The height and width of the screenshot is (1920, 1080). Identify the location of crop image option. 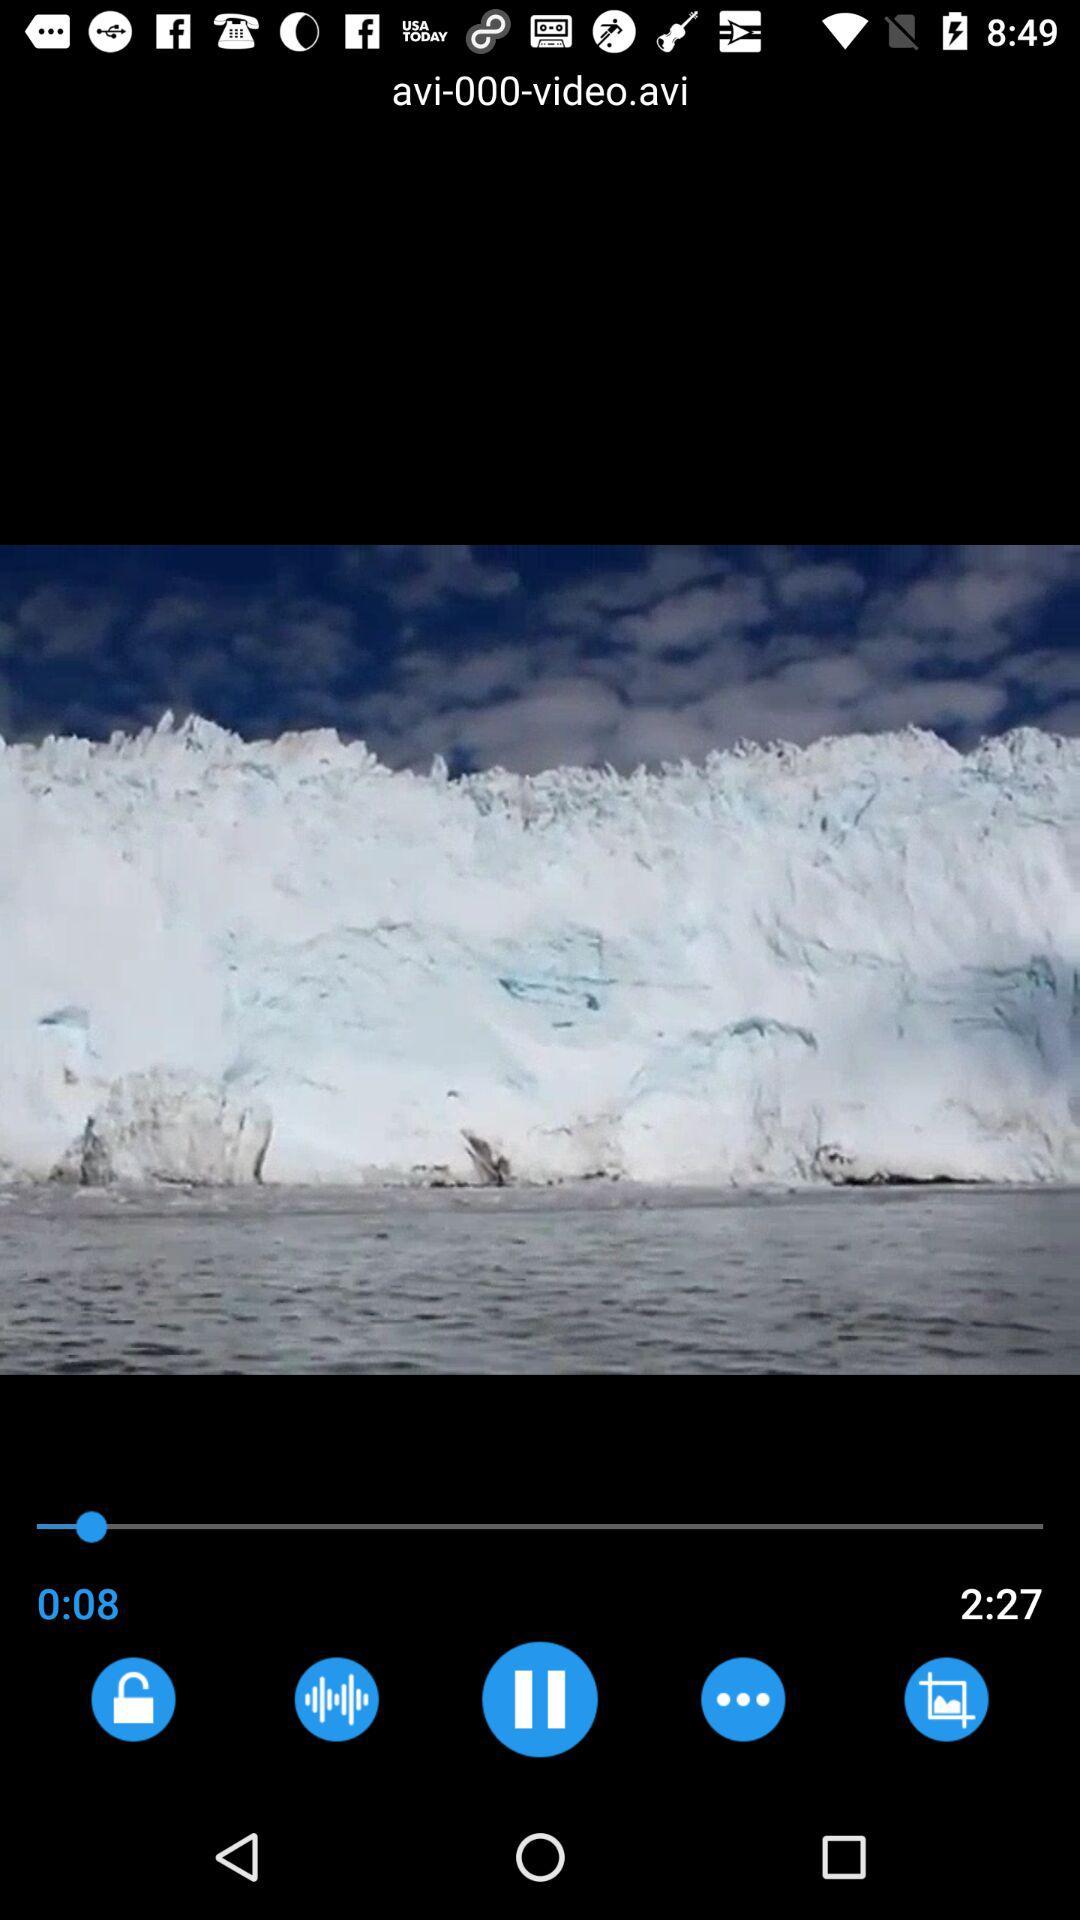
(945, 1698).